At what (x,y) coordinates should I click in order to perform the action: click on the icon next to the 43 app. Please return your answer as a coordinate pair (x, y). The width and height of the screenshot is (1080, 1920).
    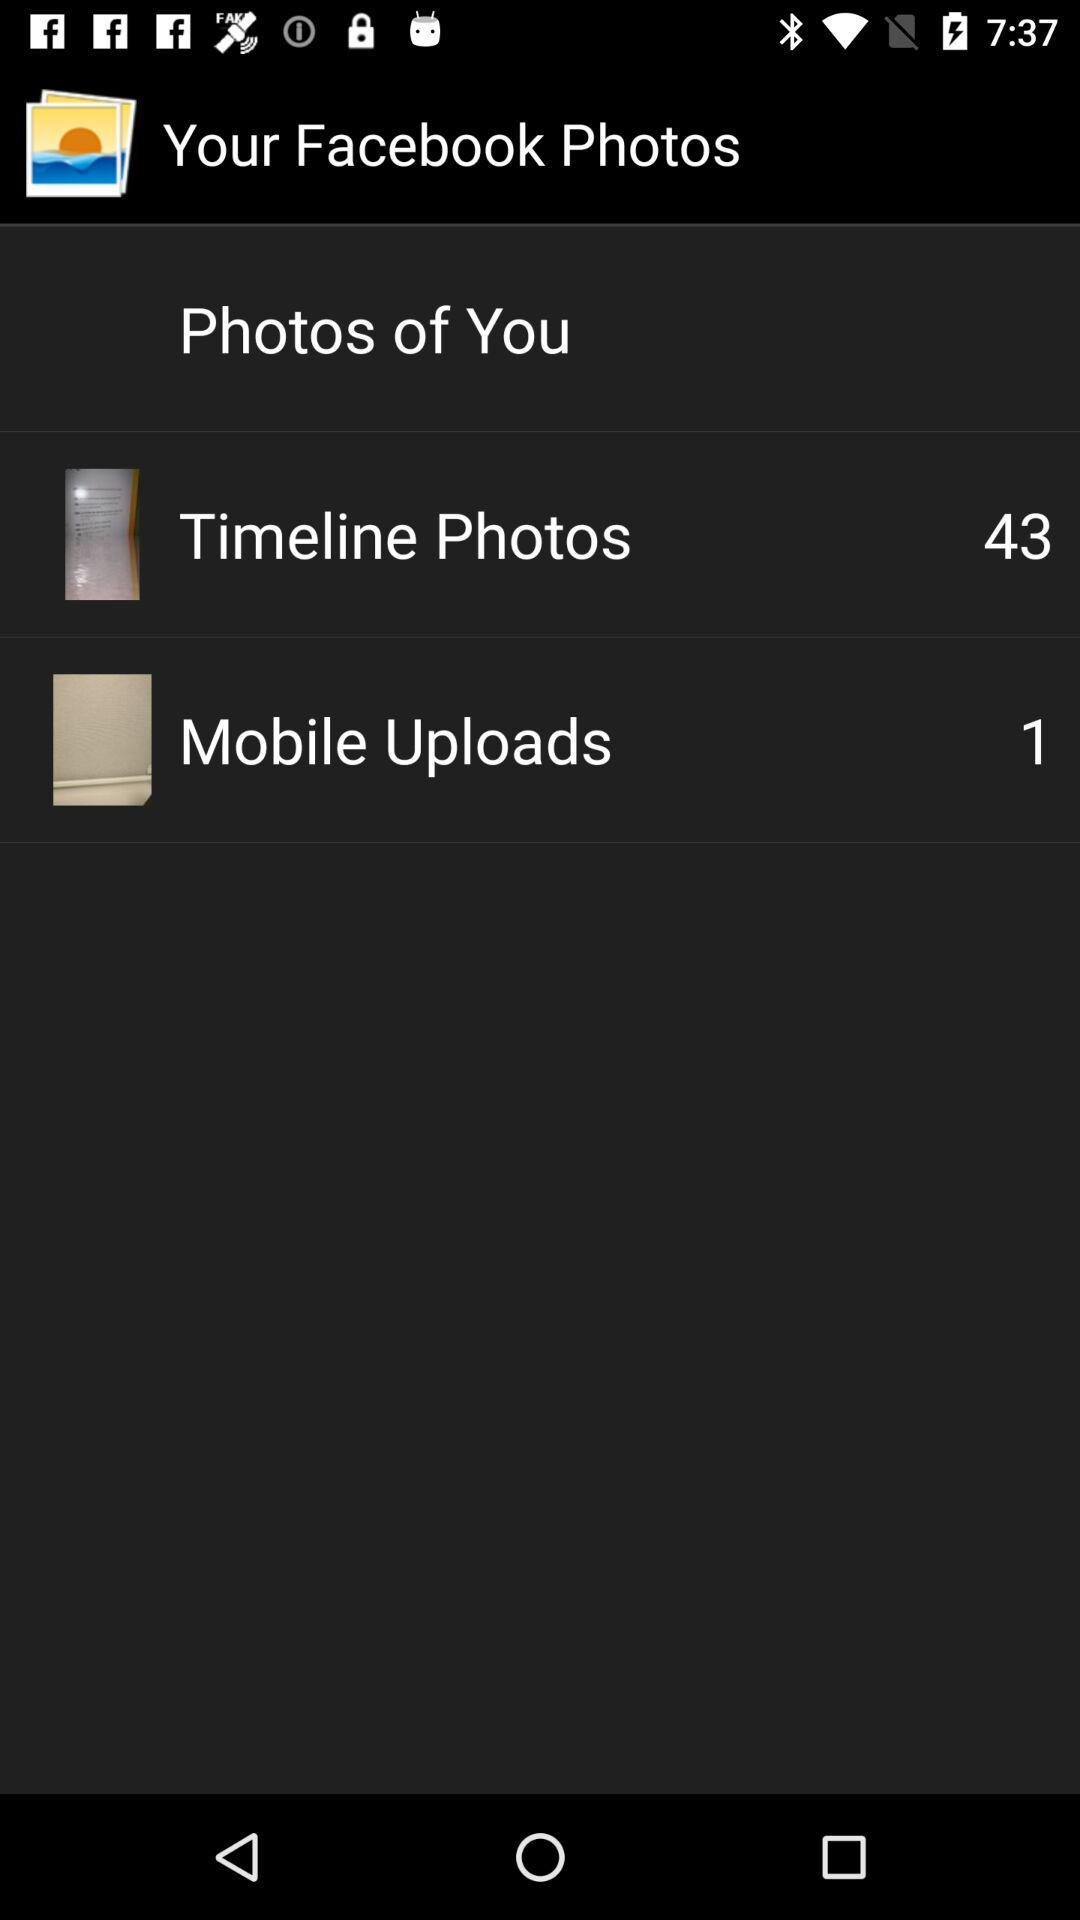
    Looking at the image, I should click on (580, 533).